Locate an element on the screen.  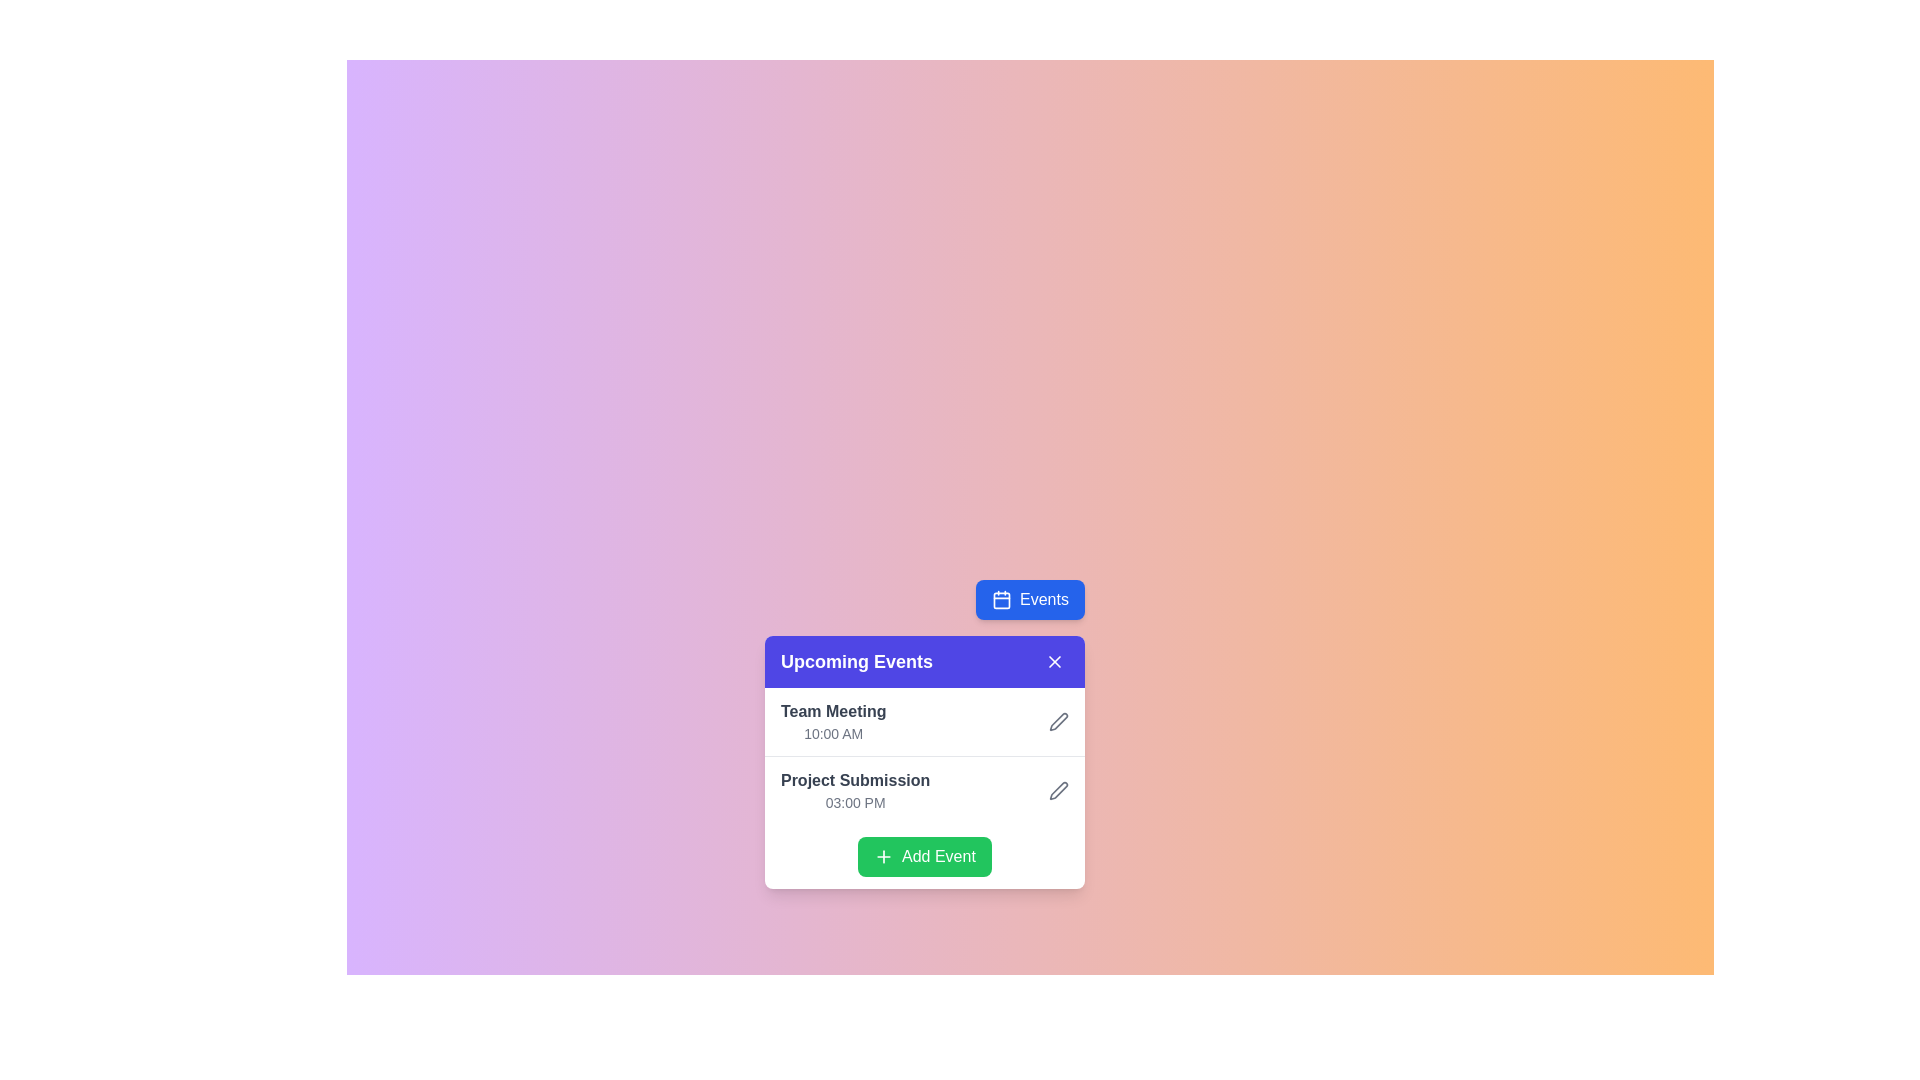
the 'Project Submission' text display component for accessibility features is located at coordinates (855, 789).